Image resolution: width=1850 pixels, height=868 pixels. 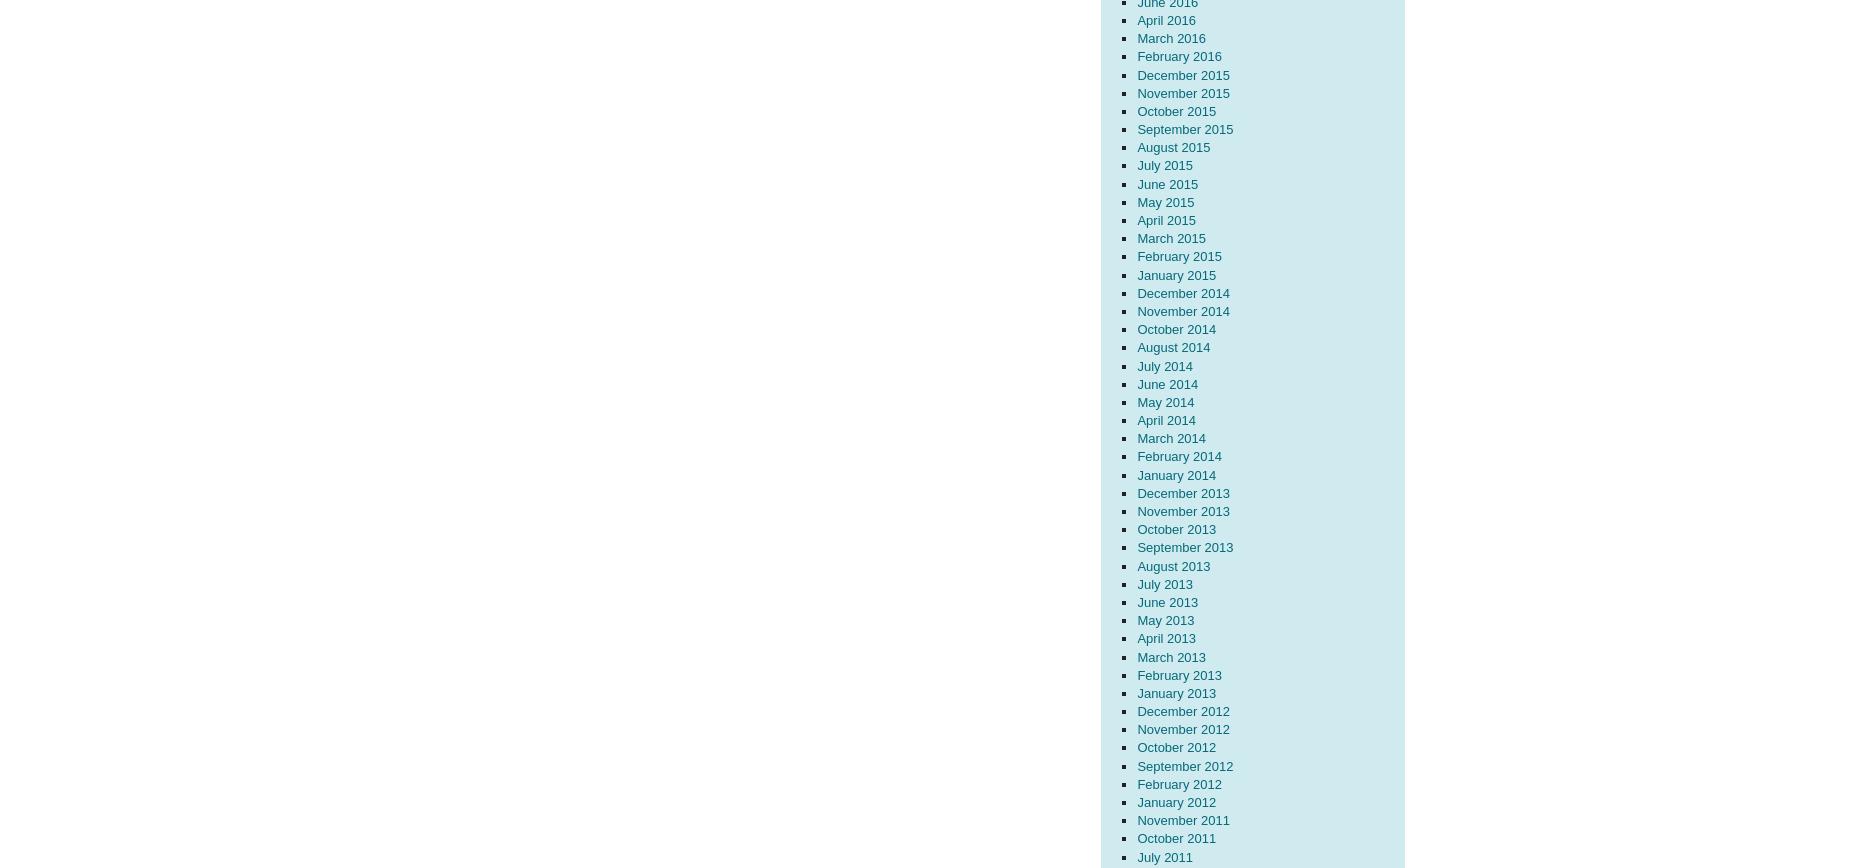 What do you see at coordinates (1136, 511) in the screenshot?
I see `'November 2013'` at bounding box center [1136, 511].